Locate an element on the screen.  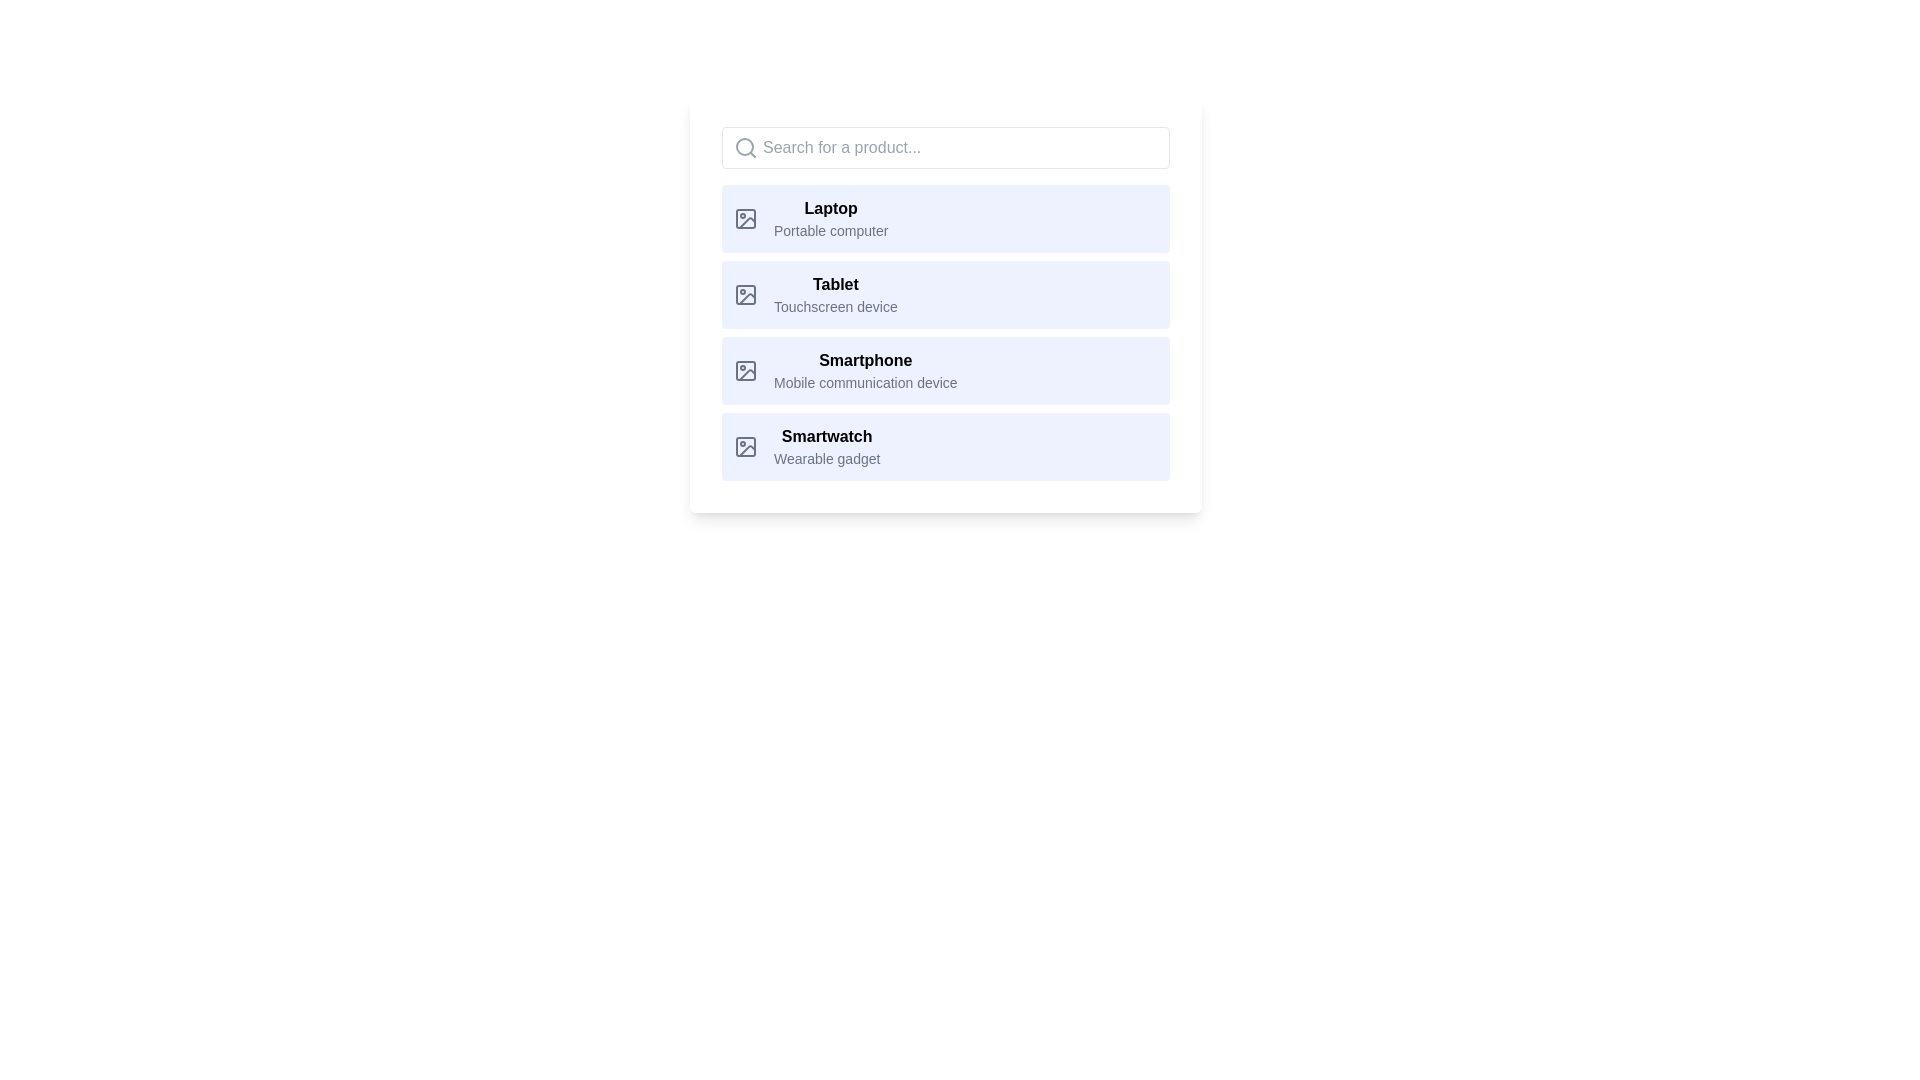
the Card component that has a light indigo background, displaying 'Laptop' in bold and 'Portable computer' in smaller gray font, located at the first position in a vertical list is located at coordinates (944, 219).